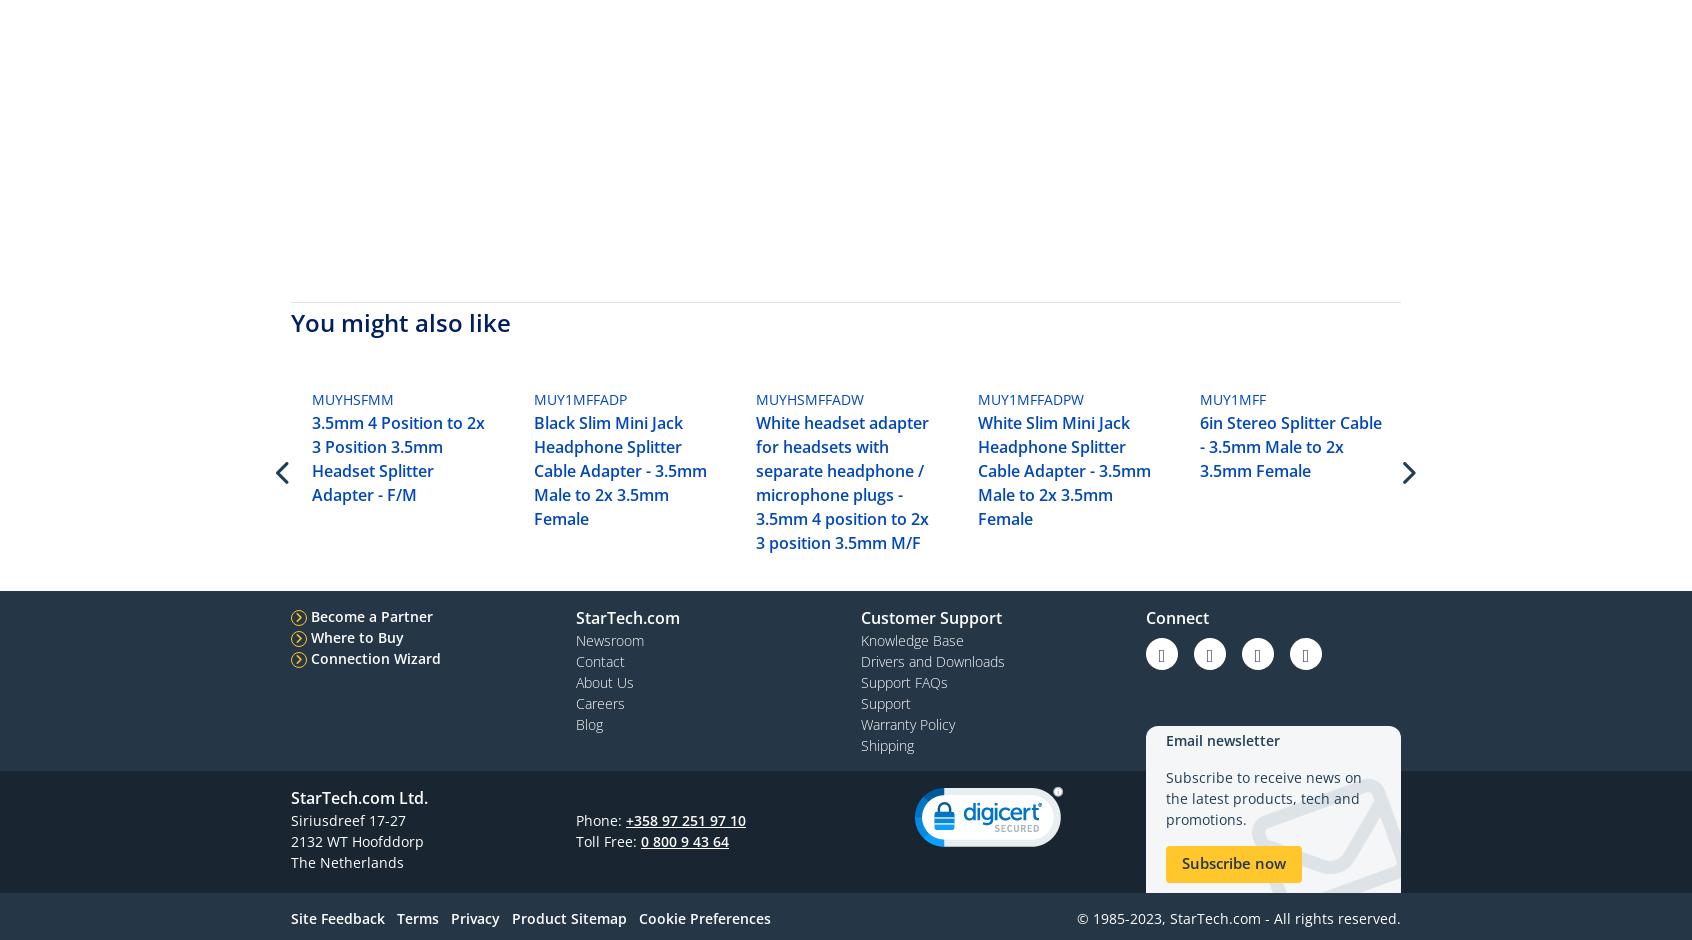 Image resolution: width=1692 pixels, height=940 pixels. What do you see at coordinates (1176, 616) in the screenshot?
I see `'Connect'` at bounding box center [1176, 616].